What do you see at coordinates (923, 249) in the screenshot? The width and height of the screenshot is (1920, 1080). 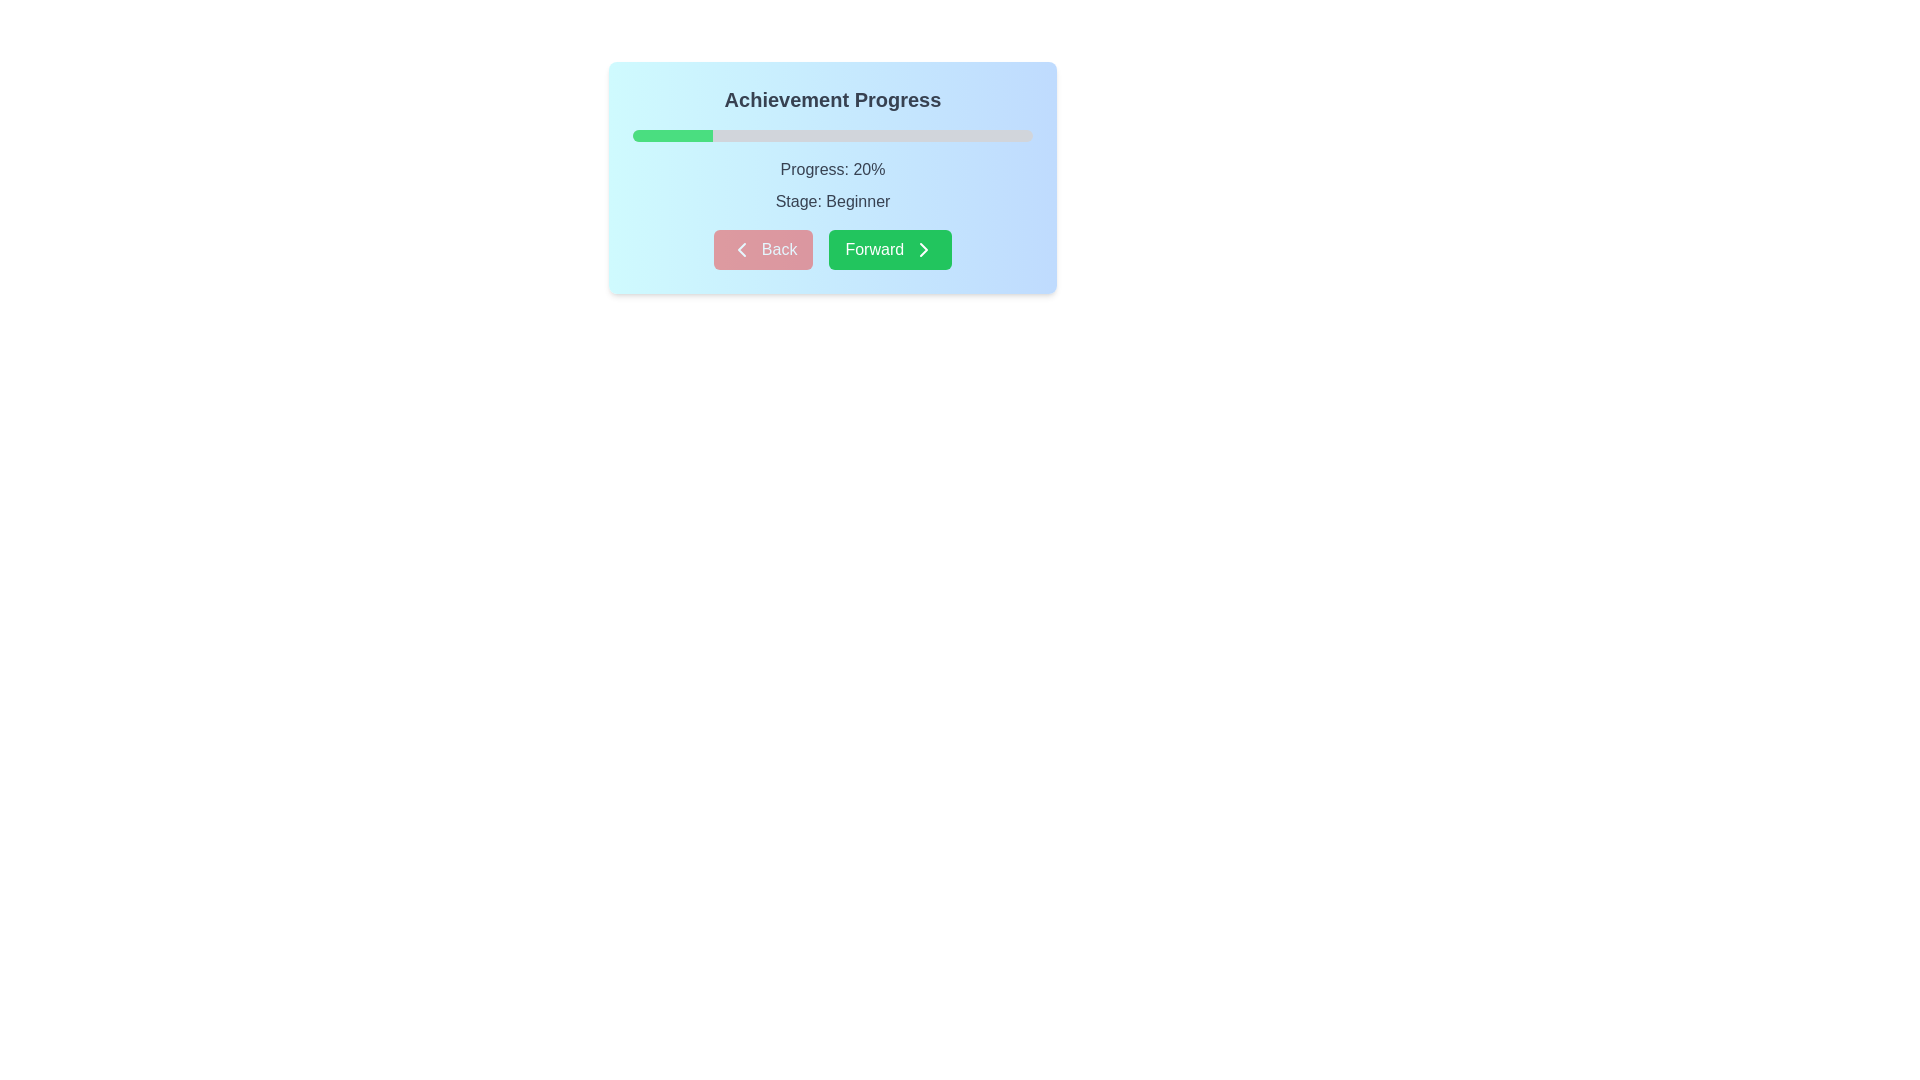 I see `the right-pointing chevron icon with a green background, located to the right of the 'Forward' text` at bounding box center [923, 249].